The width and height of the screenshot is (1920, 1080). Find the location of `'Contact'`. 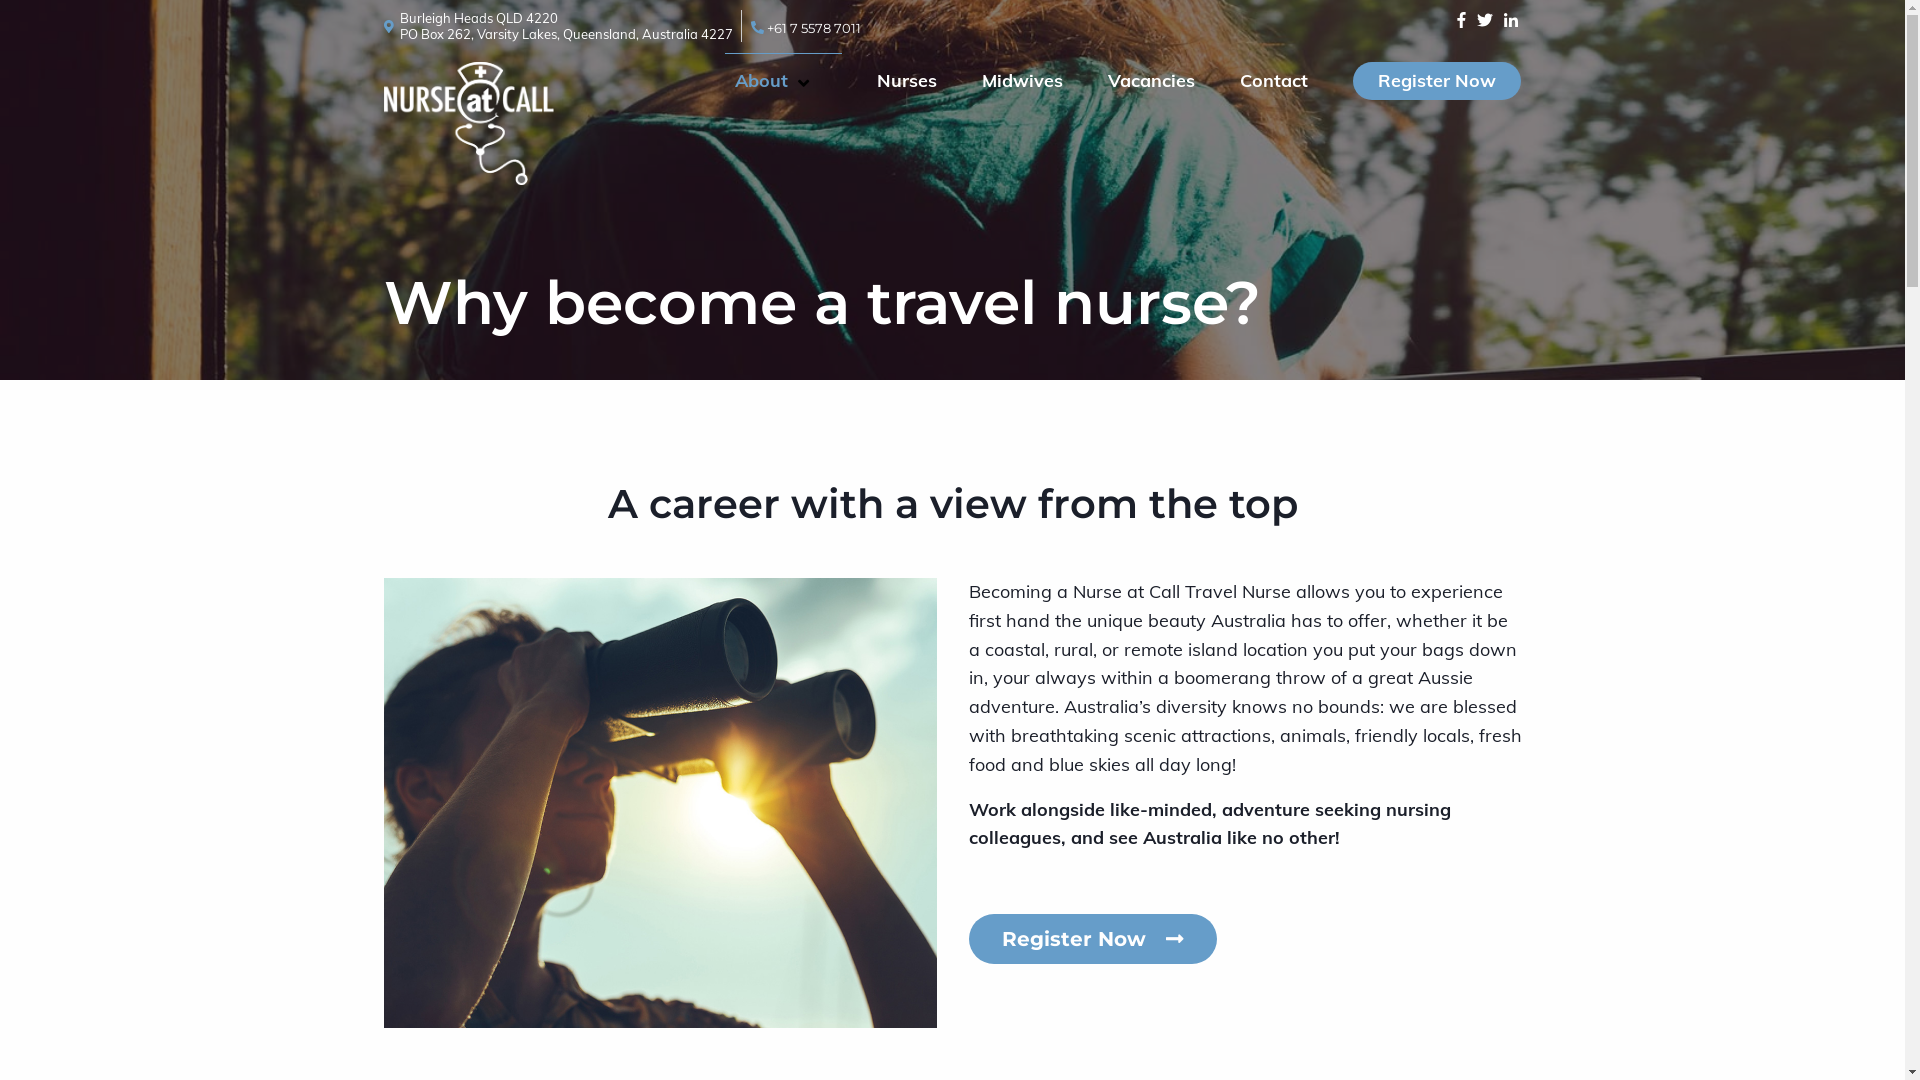

'Contact' is located at coordinates (1272, 80).